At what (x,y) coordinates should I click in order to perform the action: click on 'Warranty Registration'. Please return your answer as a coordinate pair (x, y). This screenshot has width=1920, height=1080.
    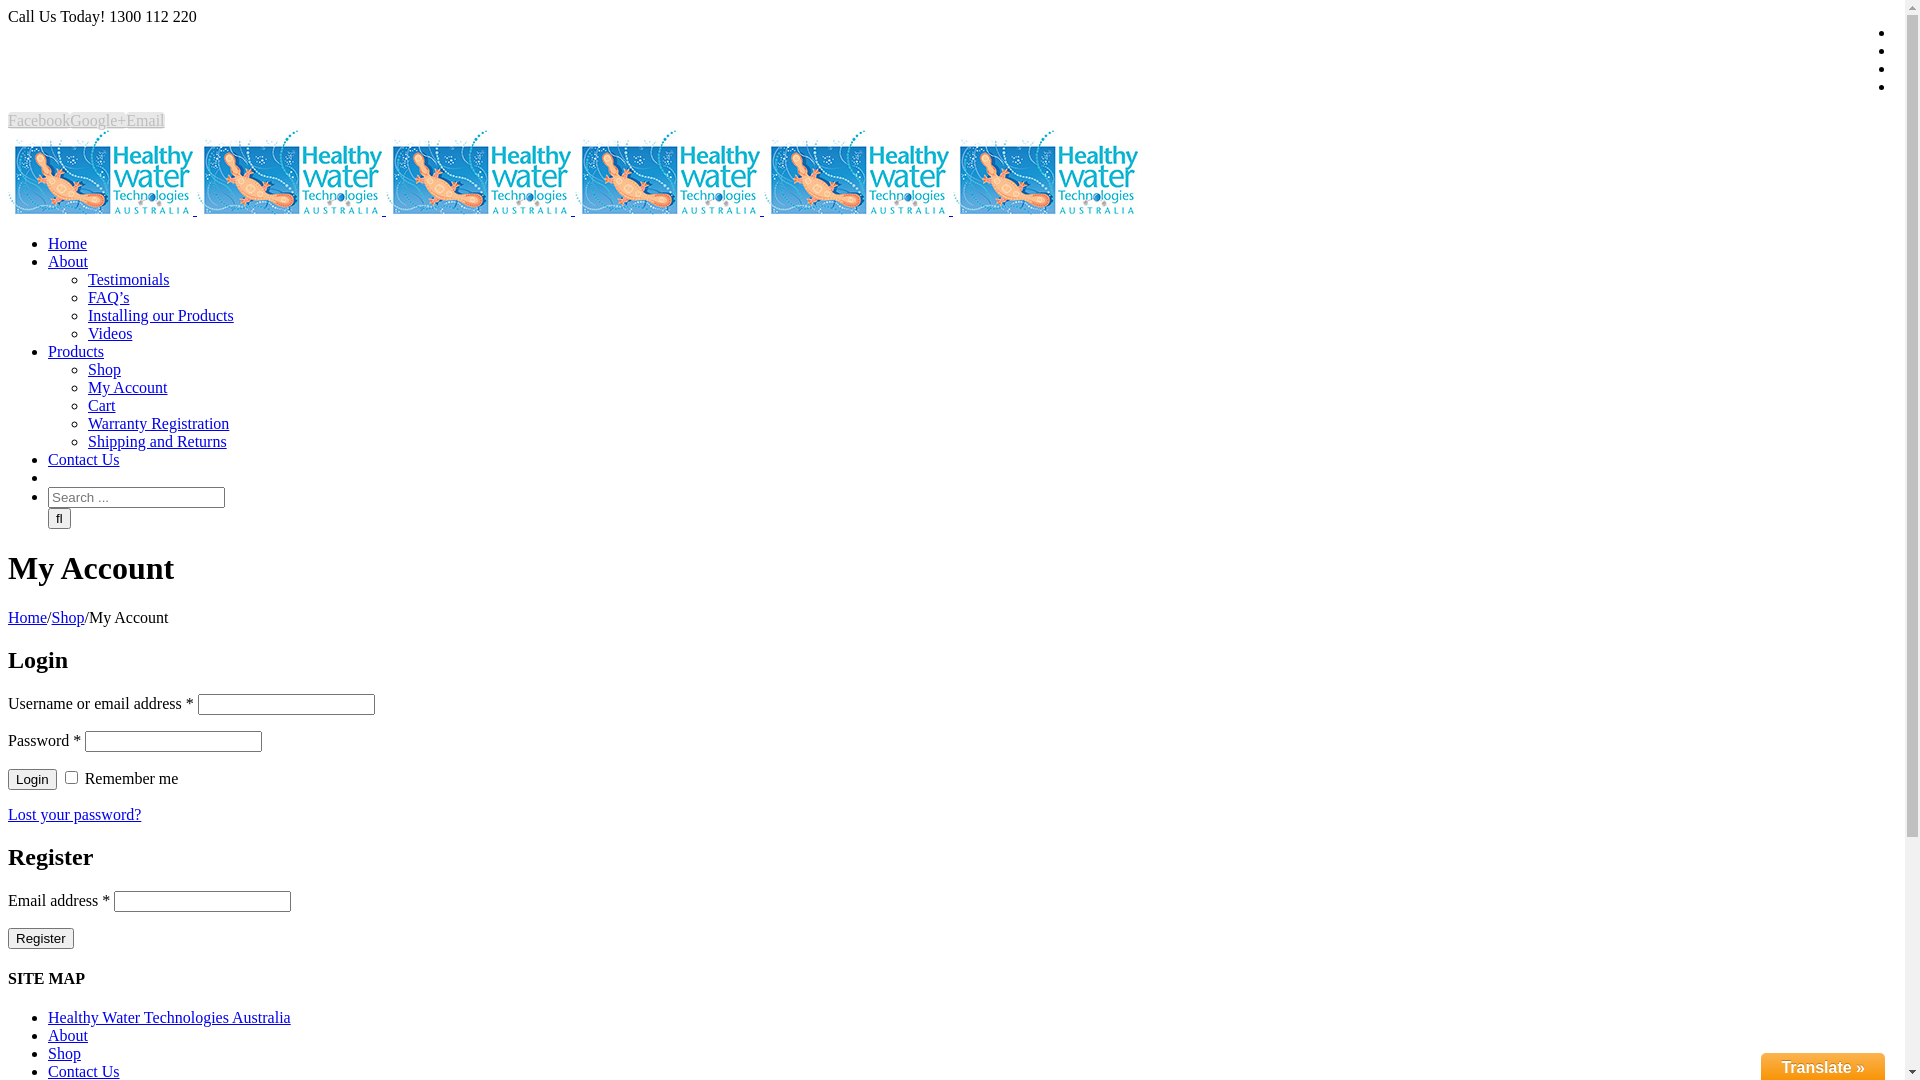
    Looking at the image, I should click on (157, 422).